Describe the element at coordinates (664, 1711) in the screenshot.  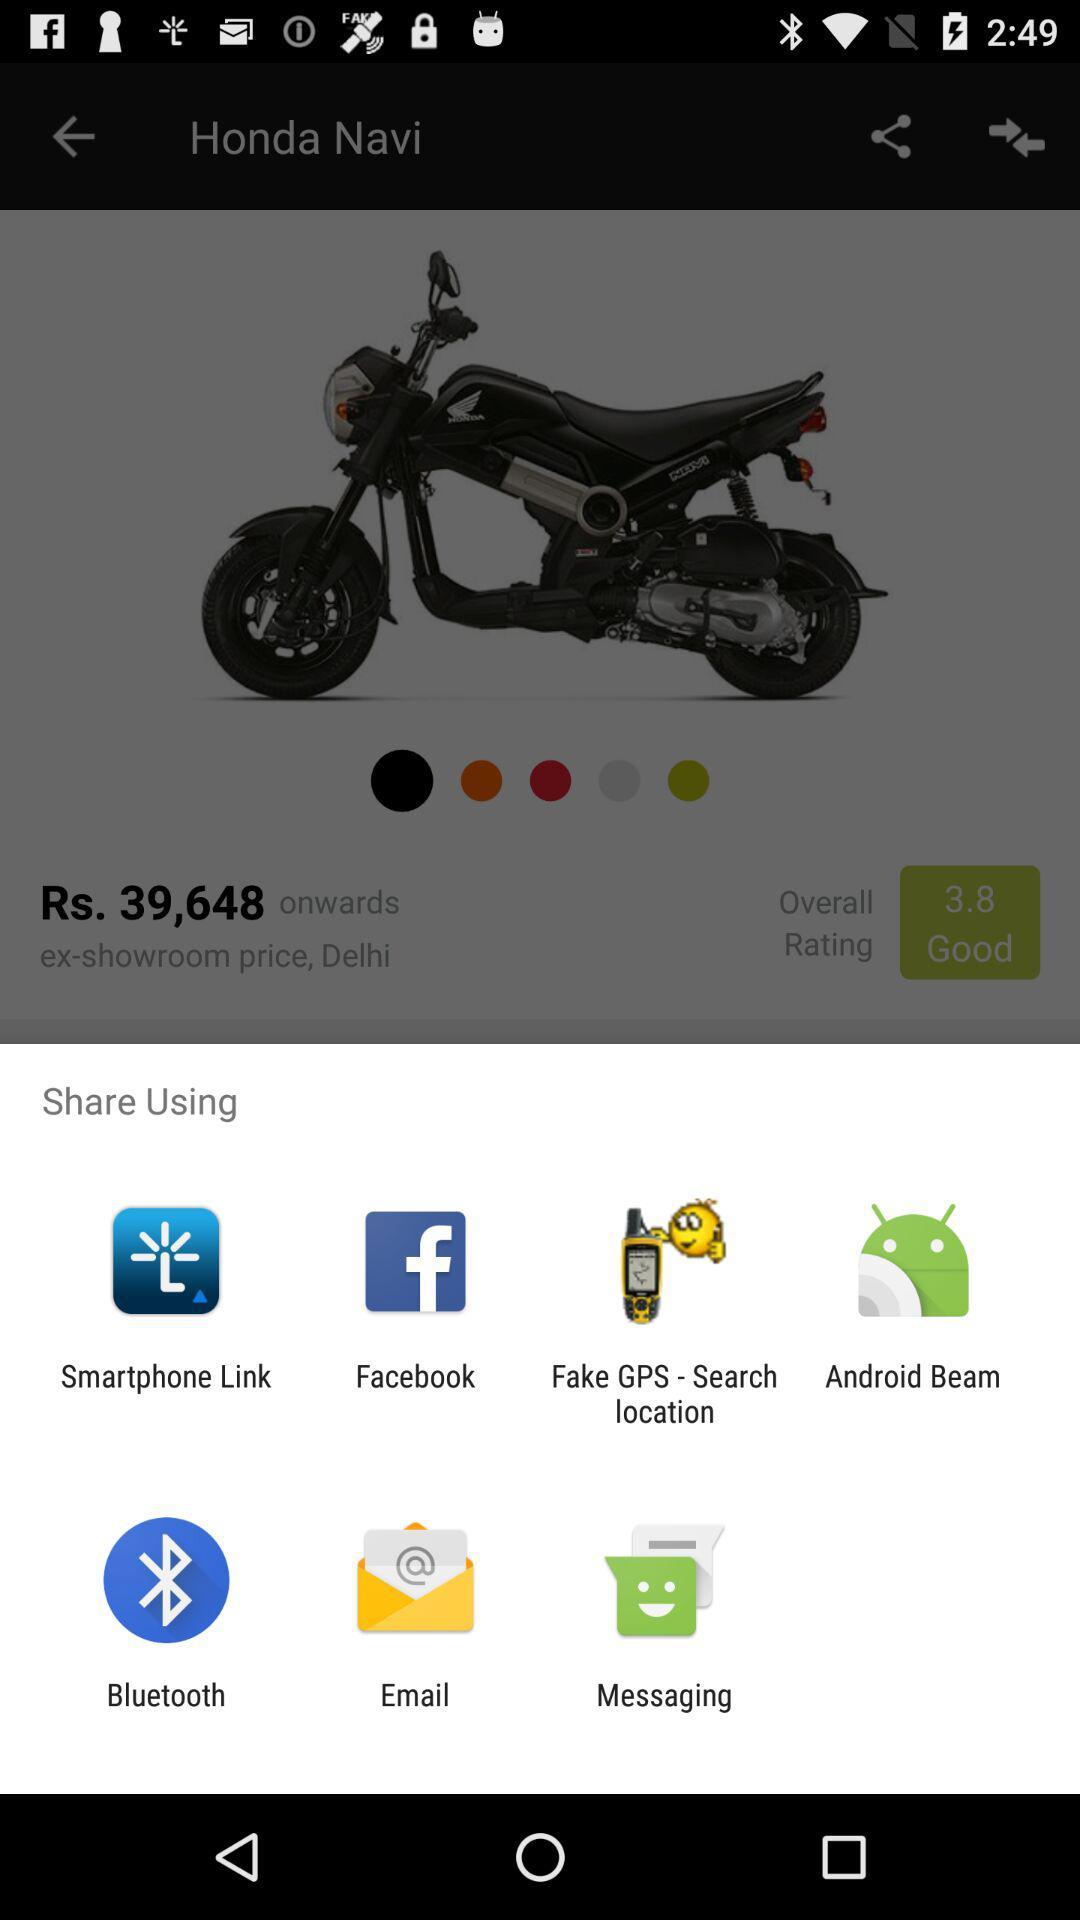
I see `item next to email icon` at that location.